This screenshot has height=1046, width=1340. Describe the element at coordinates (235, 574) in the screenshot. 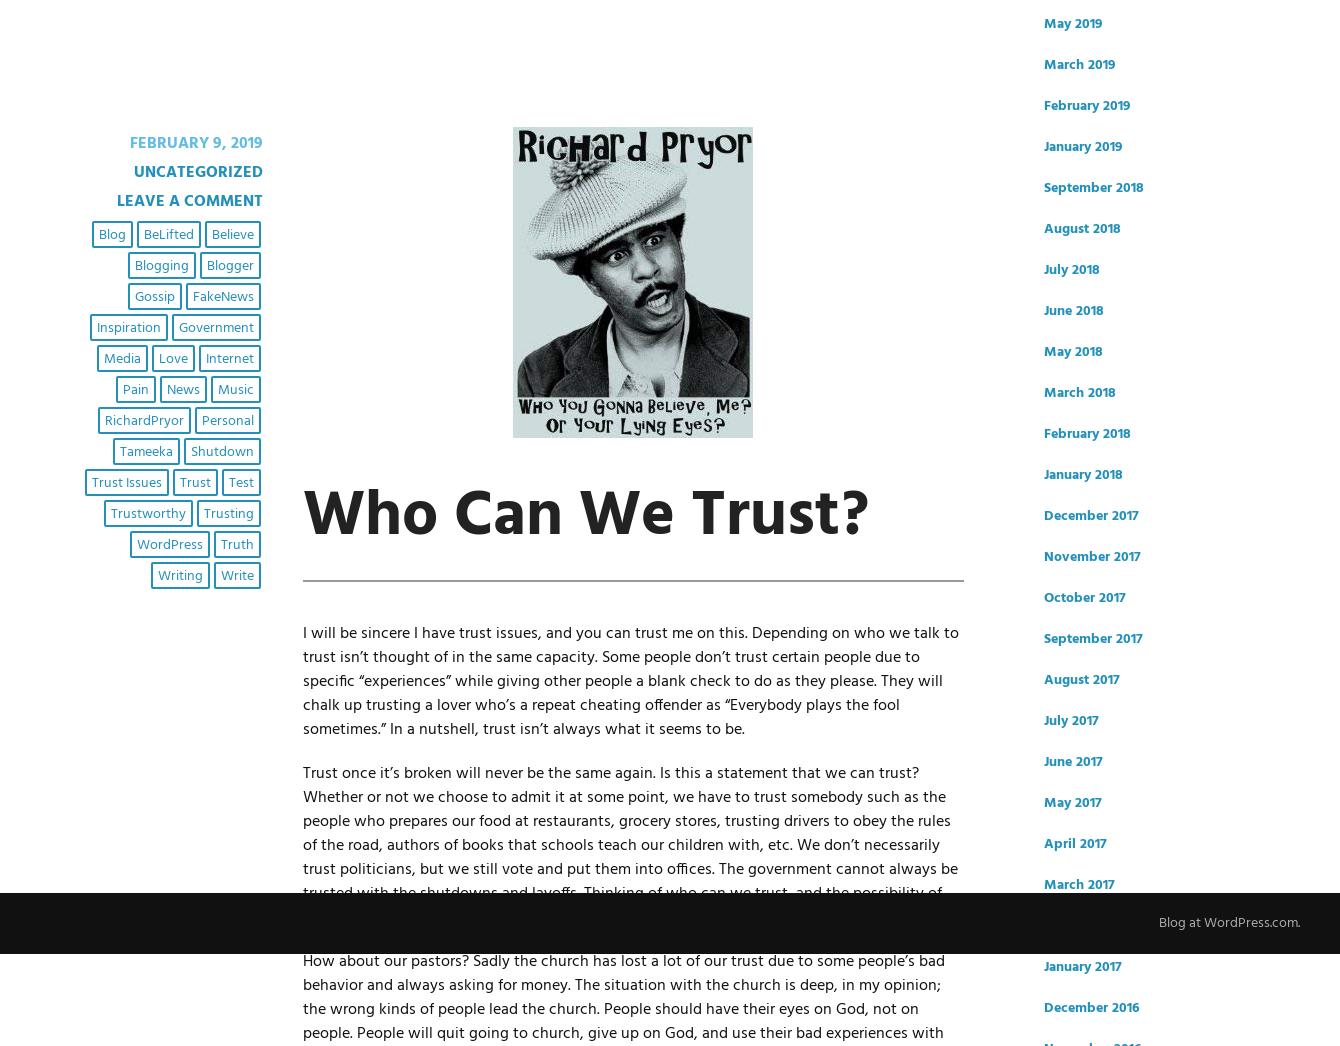

I see `'Write'` at that location.